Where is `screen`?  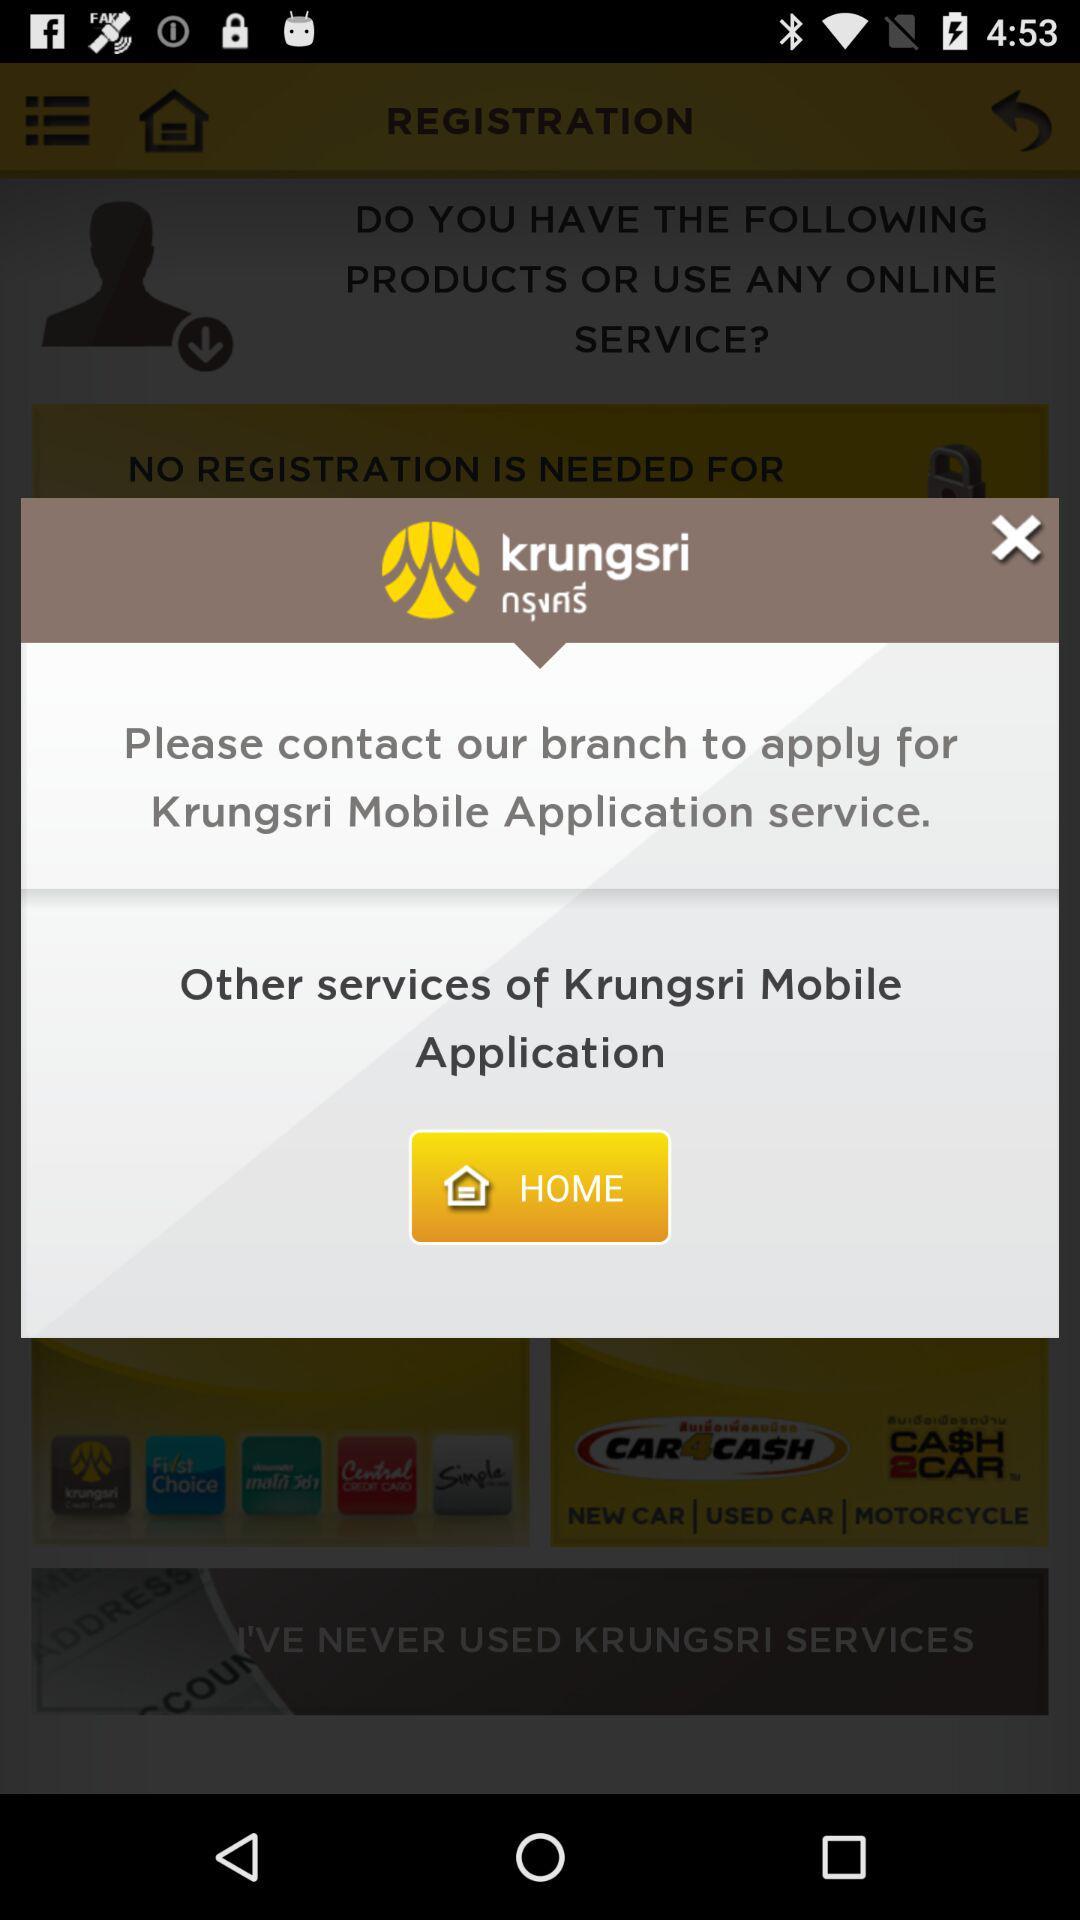 screen is located at coordinates (1017, 539).